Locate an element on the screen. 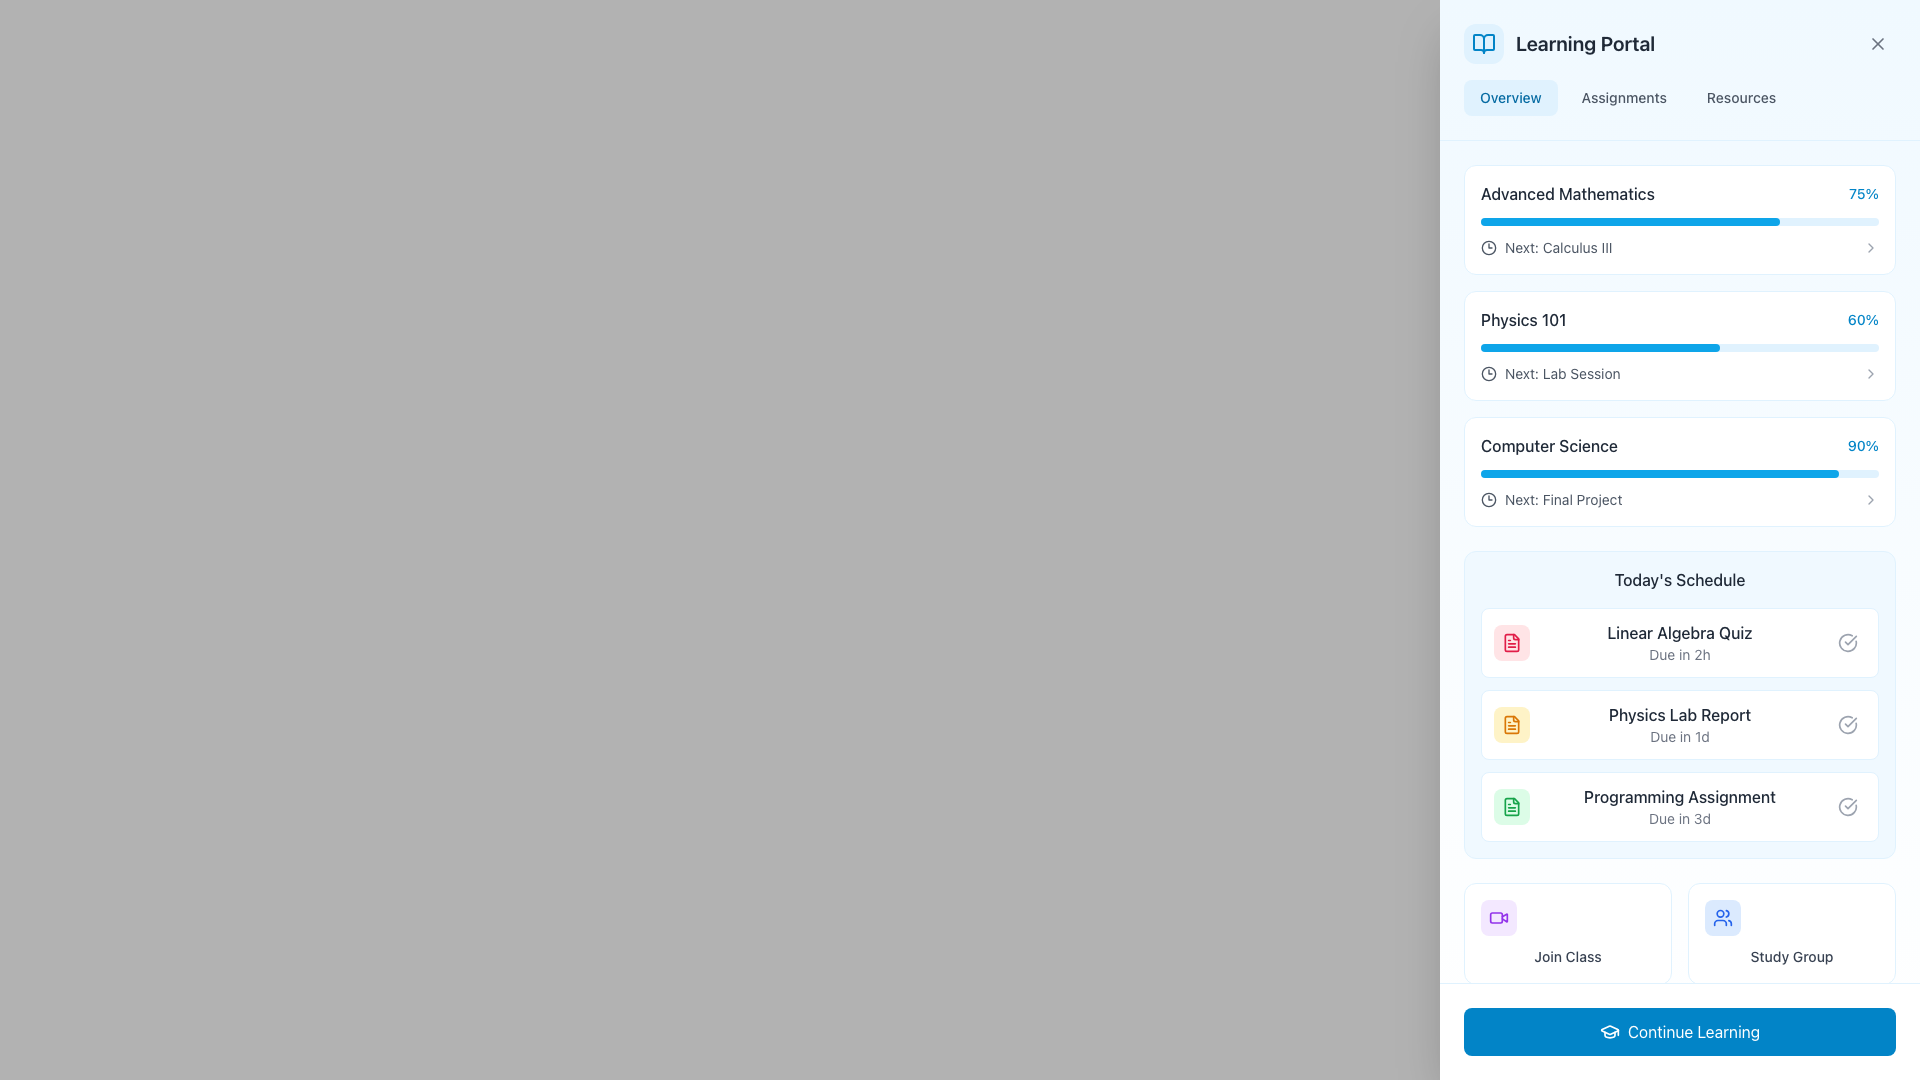 This screenshot has width=1920, height=1080. progress details of the progress list component that includes titles like 'Advanced Mathematics', 'Physics 101', and 'Computer Science' with corresponding progress bars and percentages is located at coordinates (1680, 345).